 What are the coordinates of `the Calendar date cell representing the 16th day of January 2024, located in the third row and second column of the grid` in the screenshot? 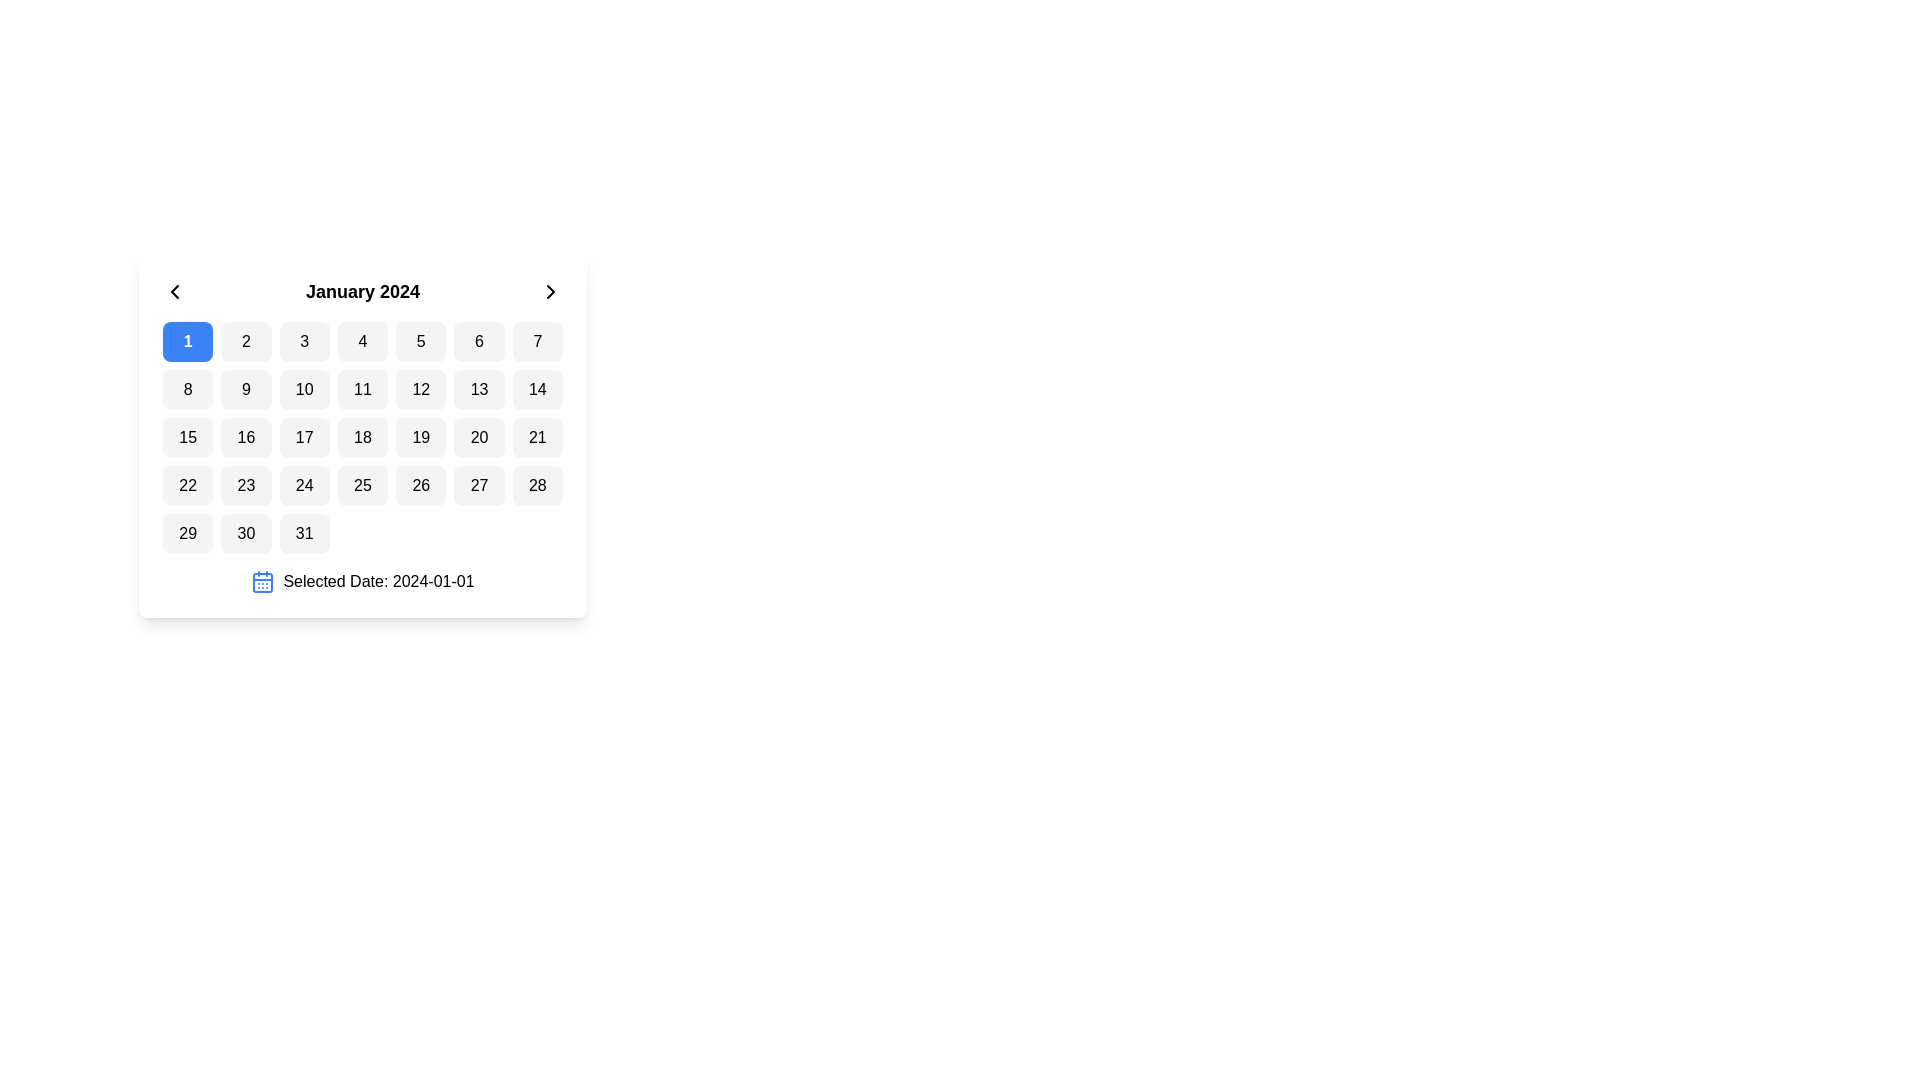 It's located at (245, 437).